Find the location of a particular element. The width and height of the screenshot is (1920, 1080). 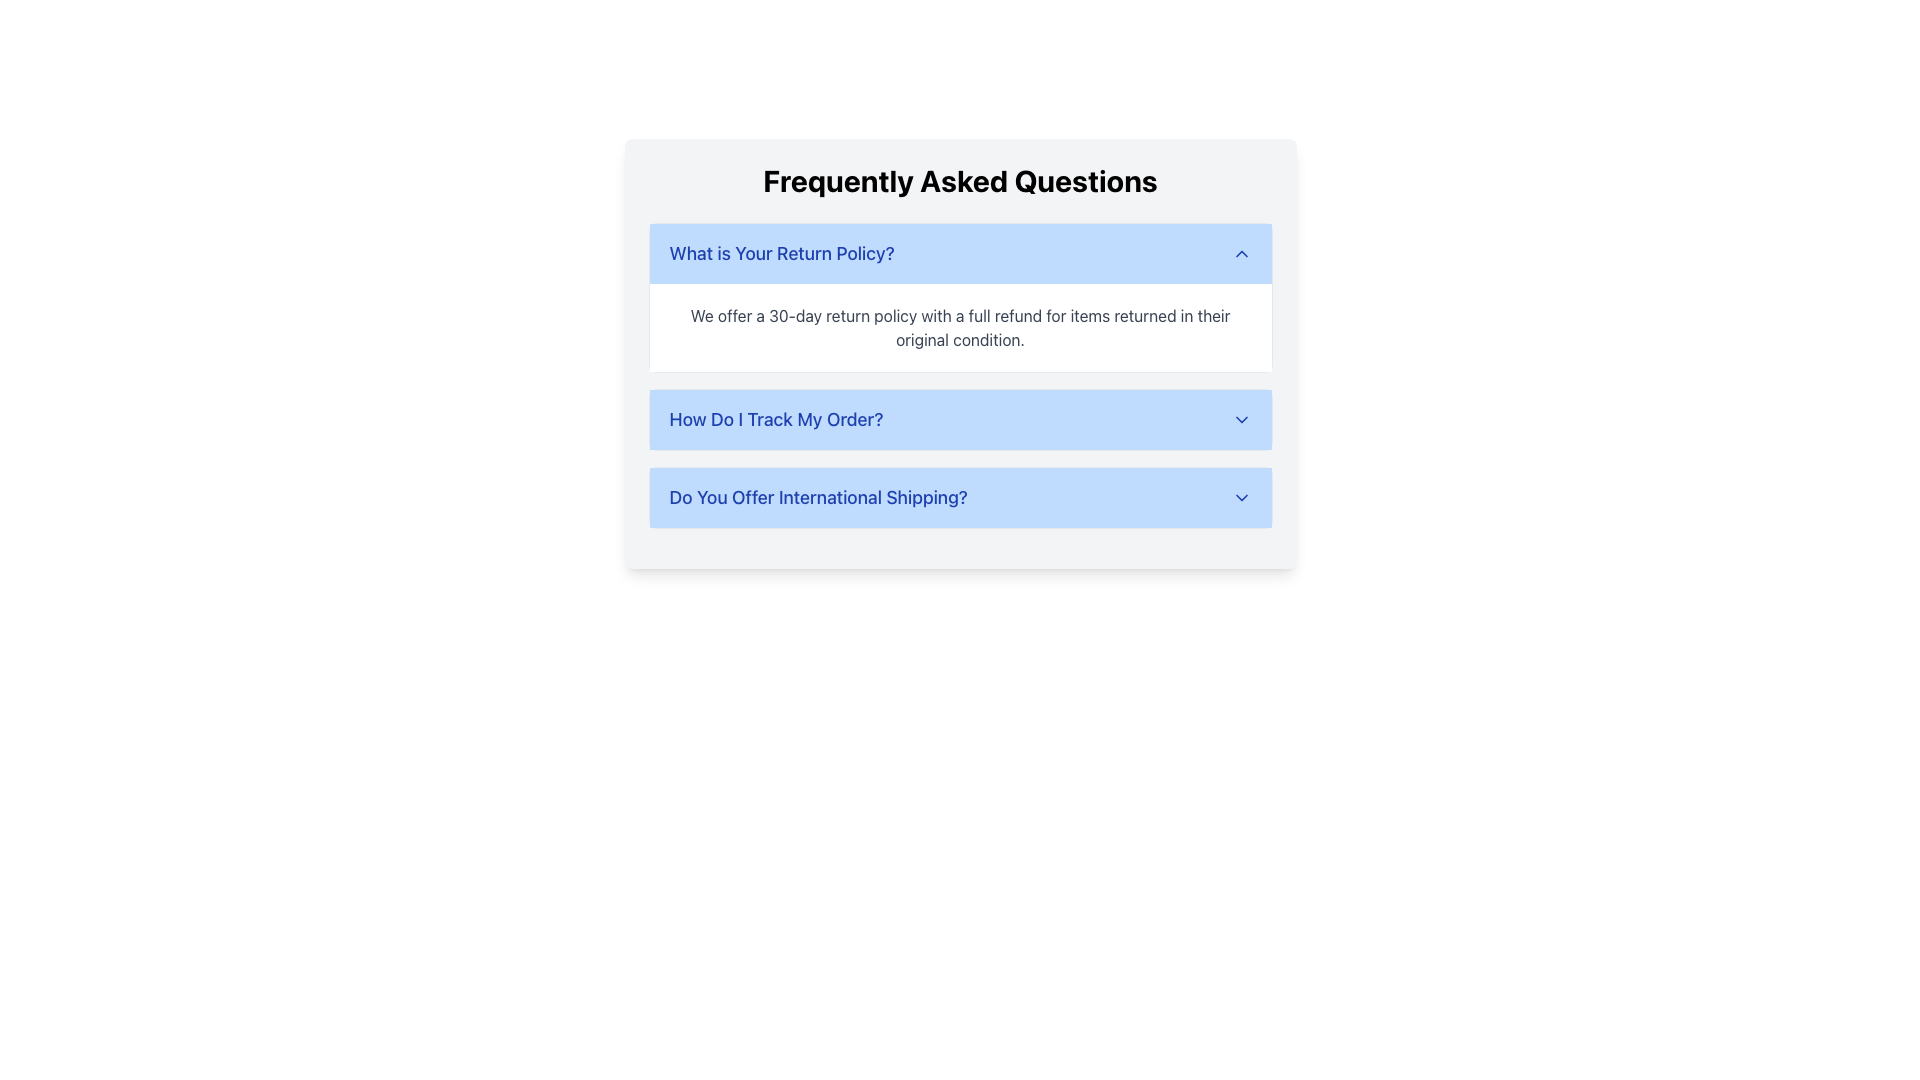

the small upward-pointing chevron icon located to the right of the text 'What is Your Return Policy?' in the header is located at coordinates (1240, 253).